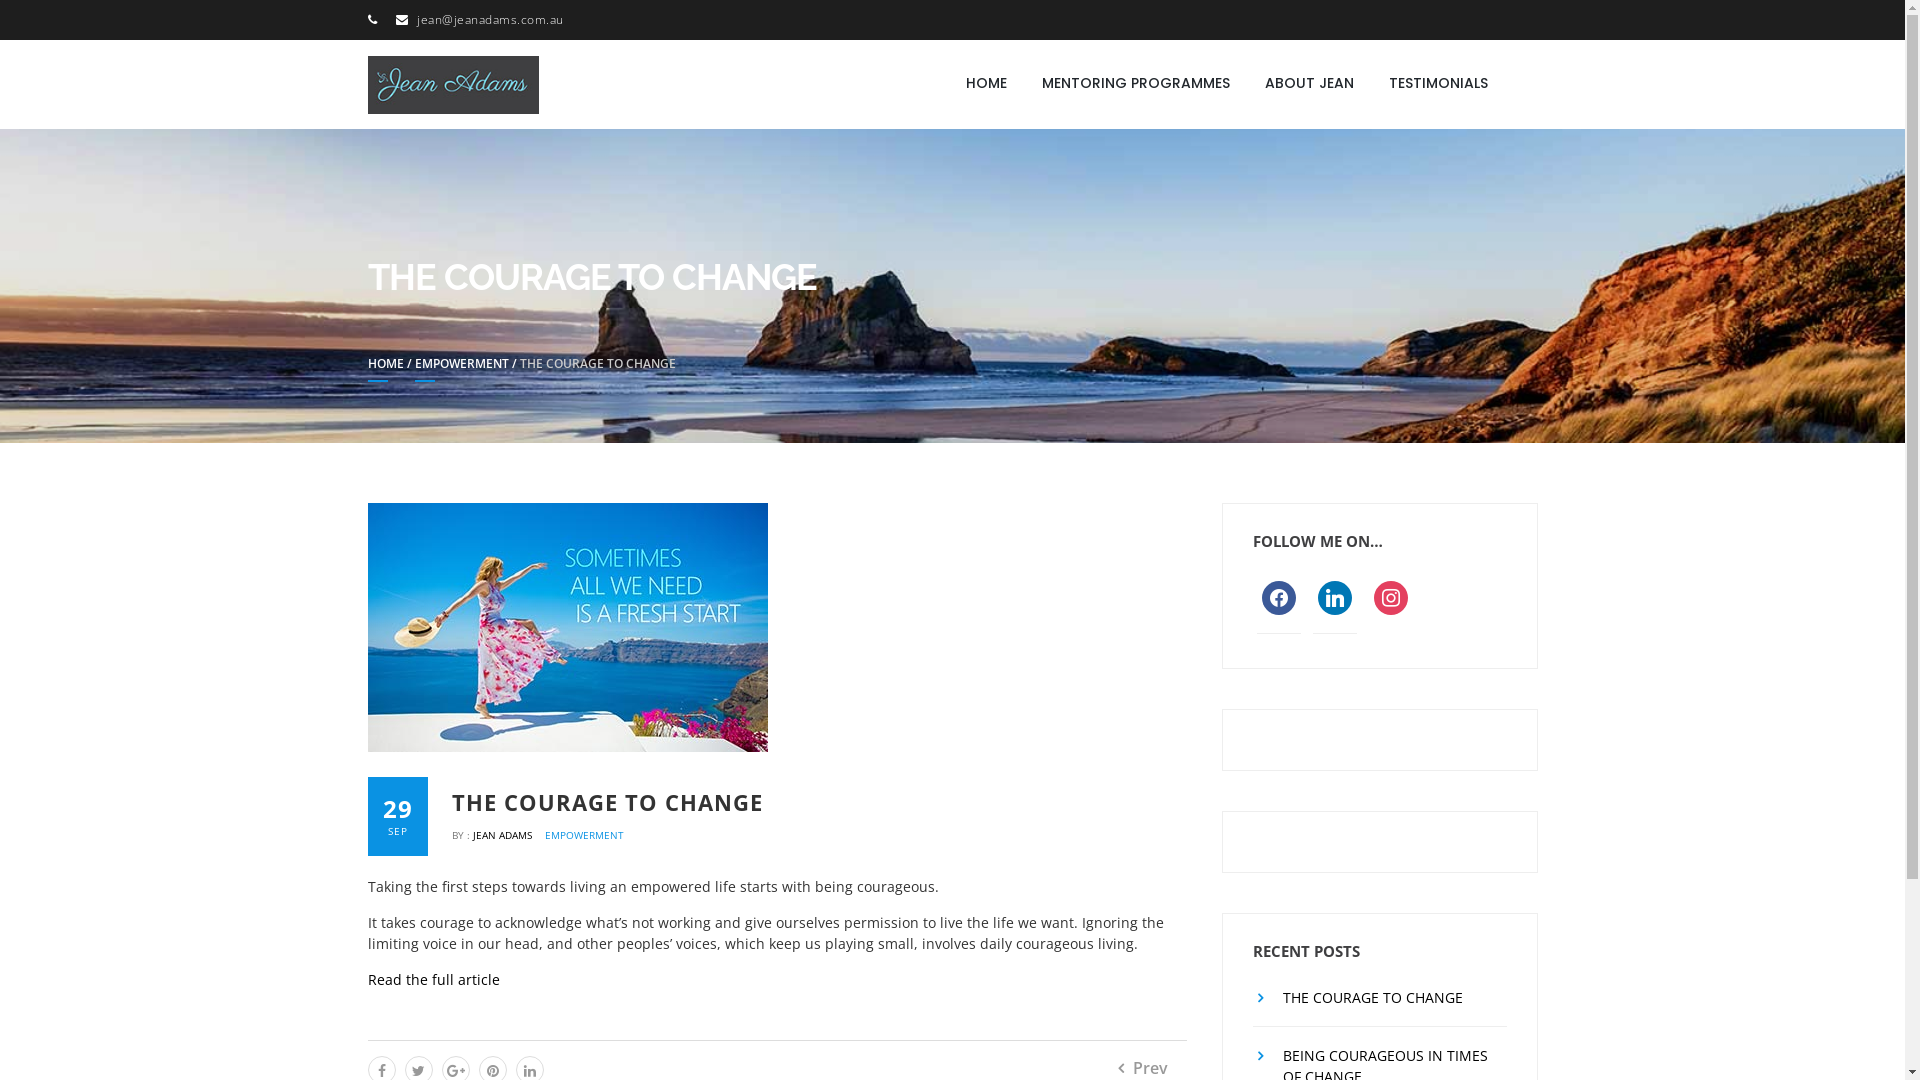 The height and width of the screenshot is (1080, 1920). What do you see at coordinates (1117, 1067) in the screenshot?
I see `'Prev'` at bounding box center [1117, 1067].